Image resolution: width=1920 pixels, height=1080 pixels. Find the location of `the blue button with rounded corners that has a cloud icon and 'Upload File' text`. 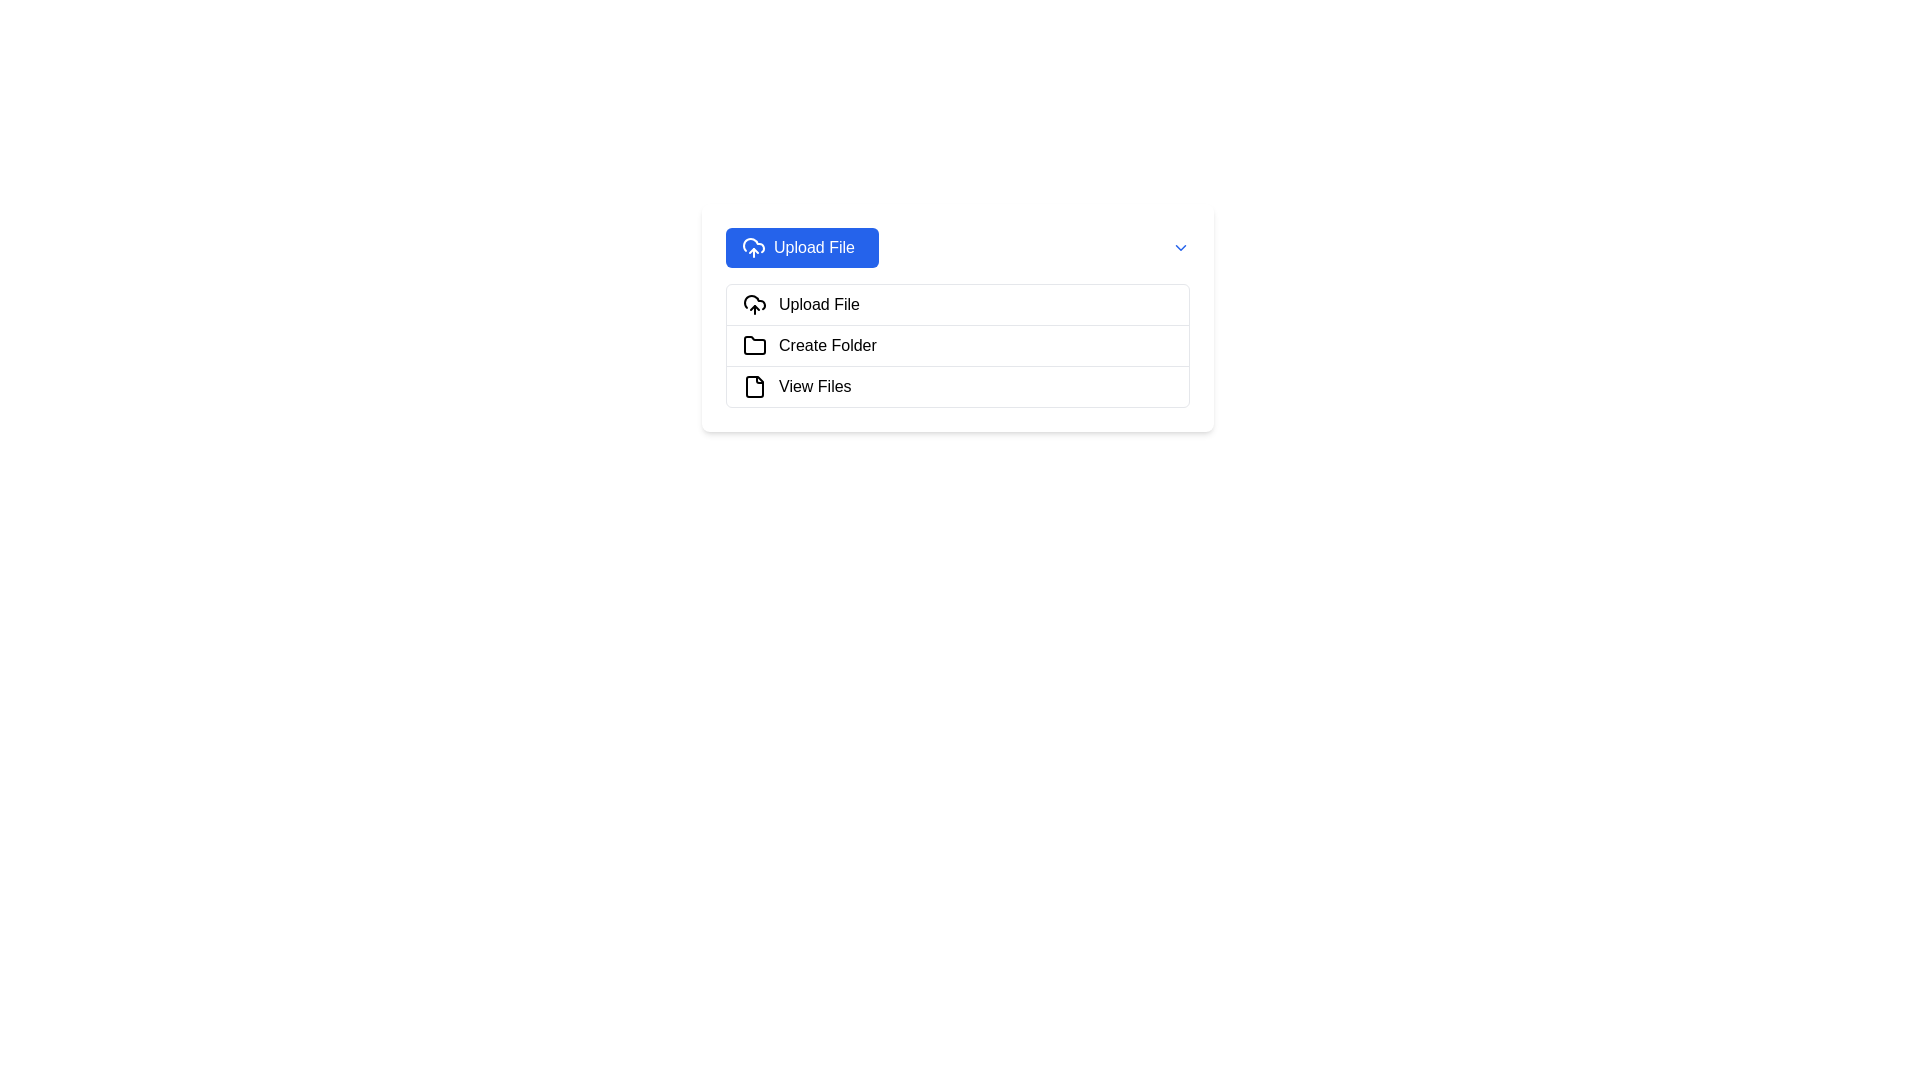

the blue button with rounded corners that has a cloud icon and 'Upload File' text is located at coordinates (802, 246).